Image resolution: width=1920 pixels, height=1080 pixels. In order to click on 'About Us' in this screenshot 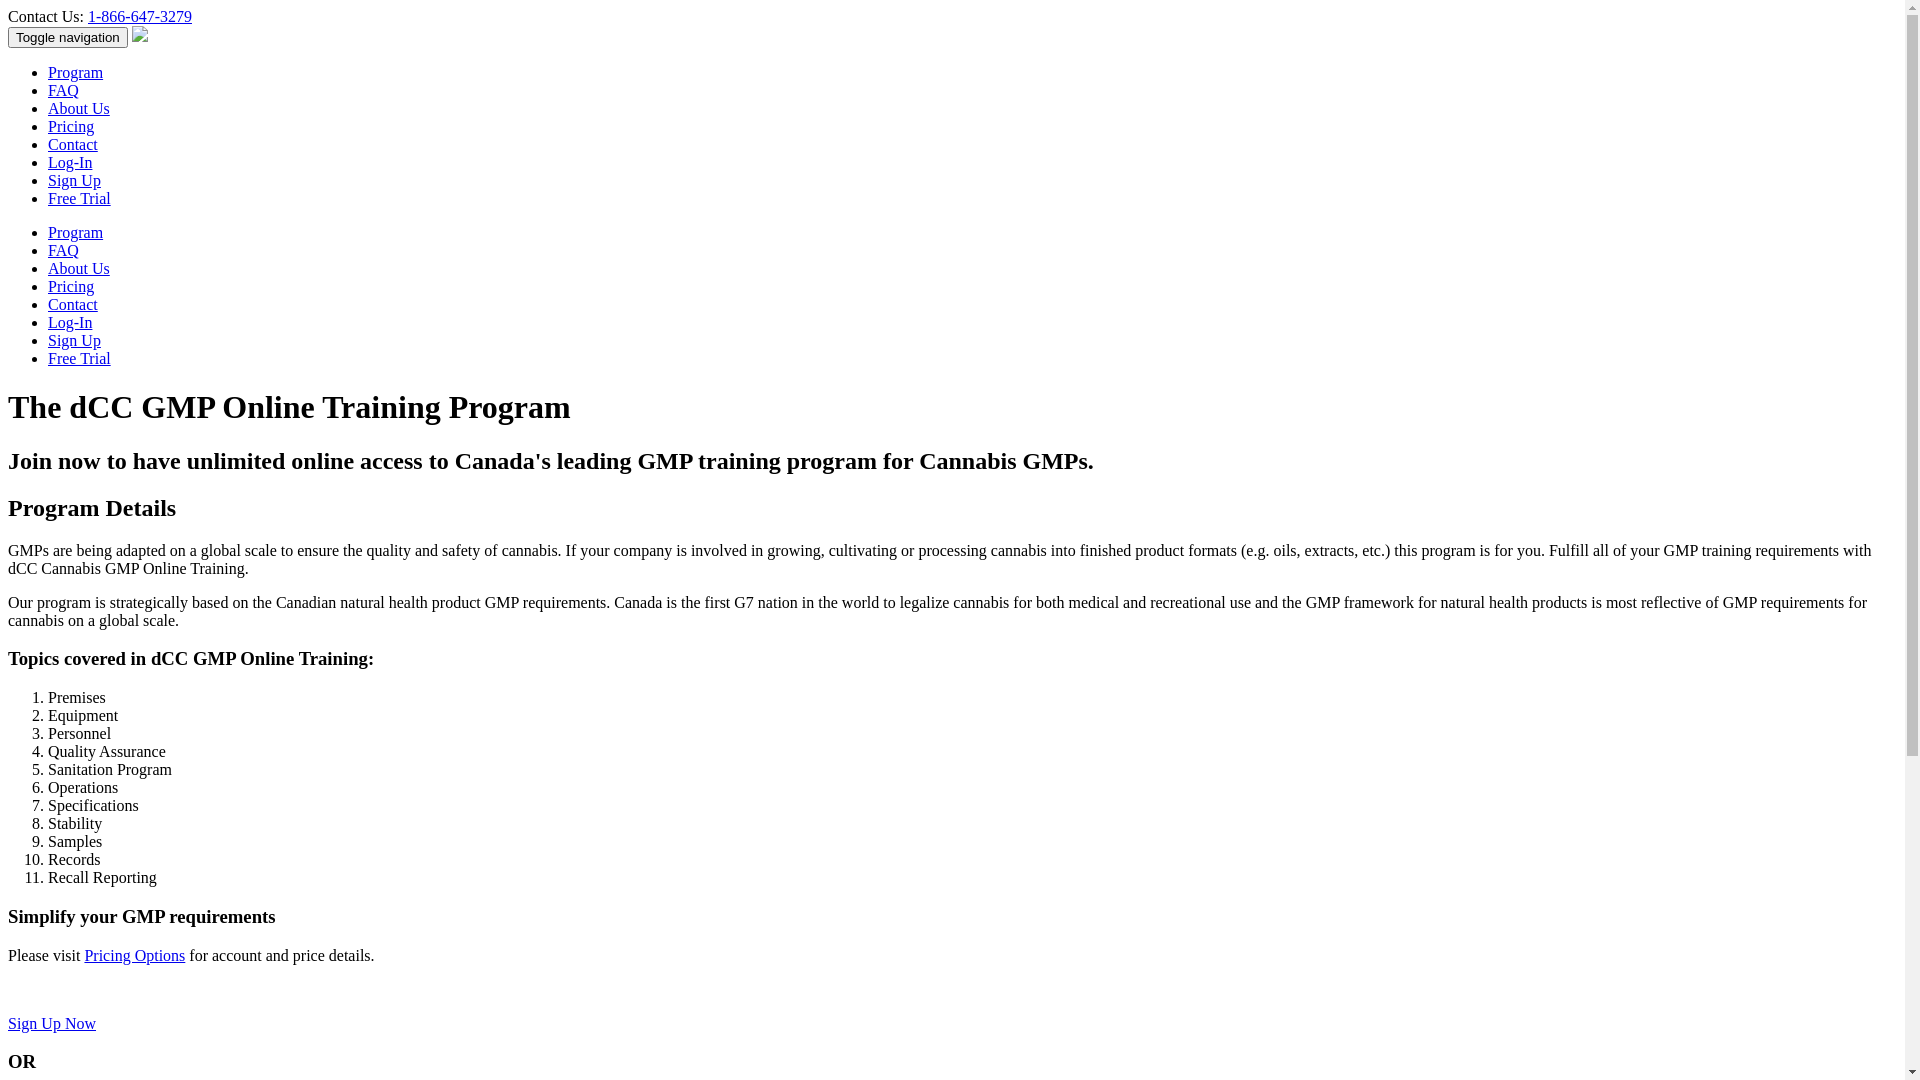, I will do `click(78, 108)`.